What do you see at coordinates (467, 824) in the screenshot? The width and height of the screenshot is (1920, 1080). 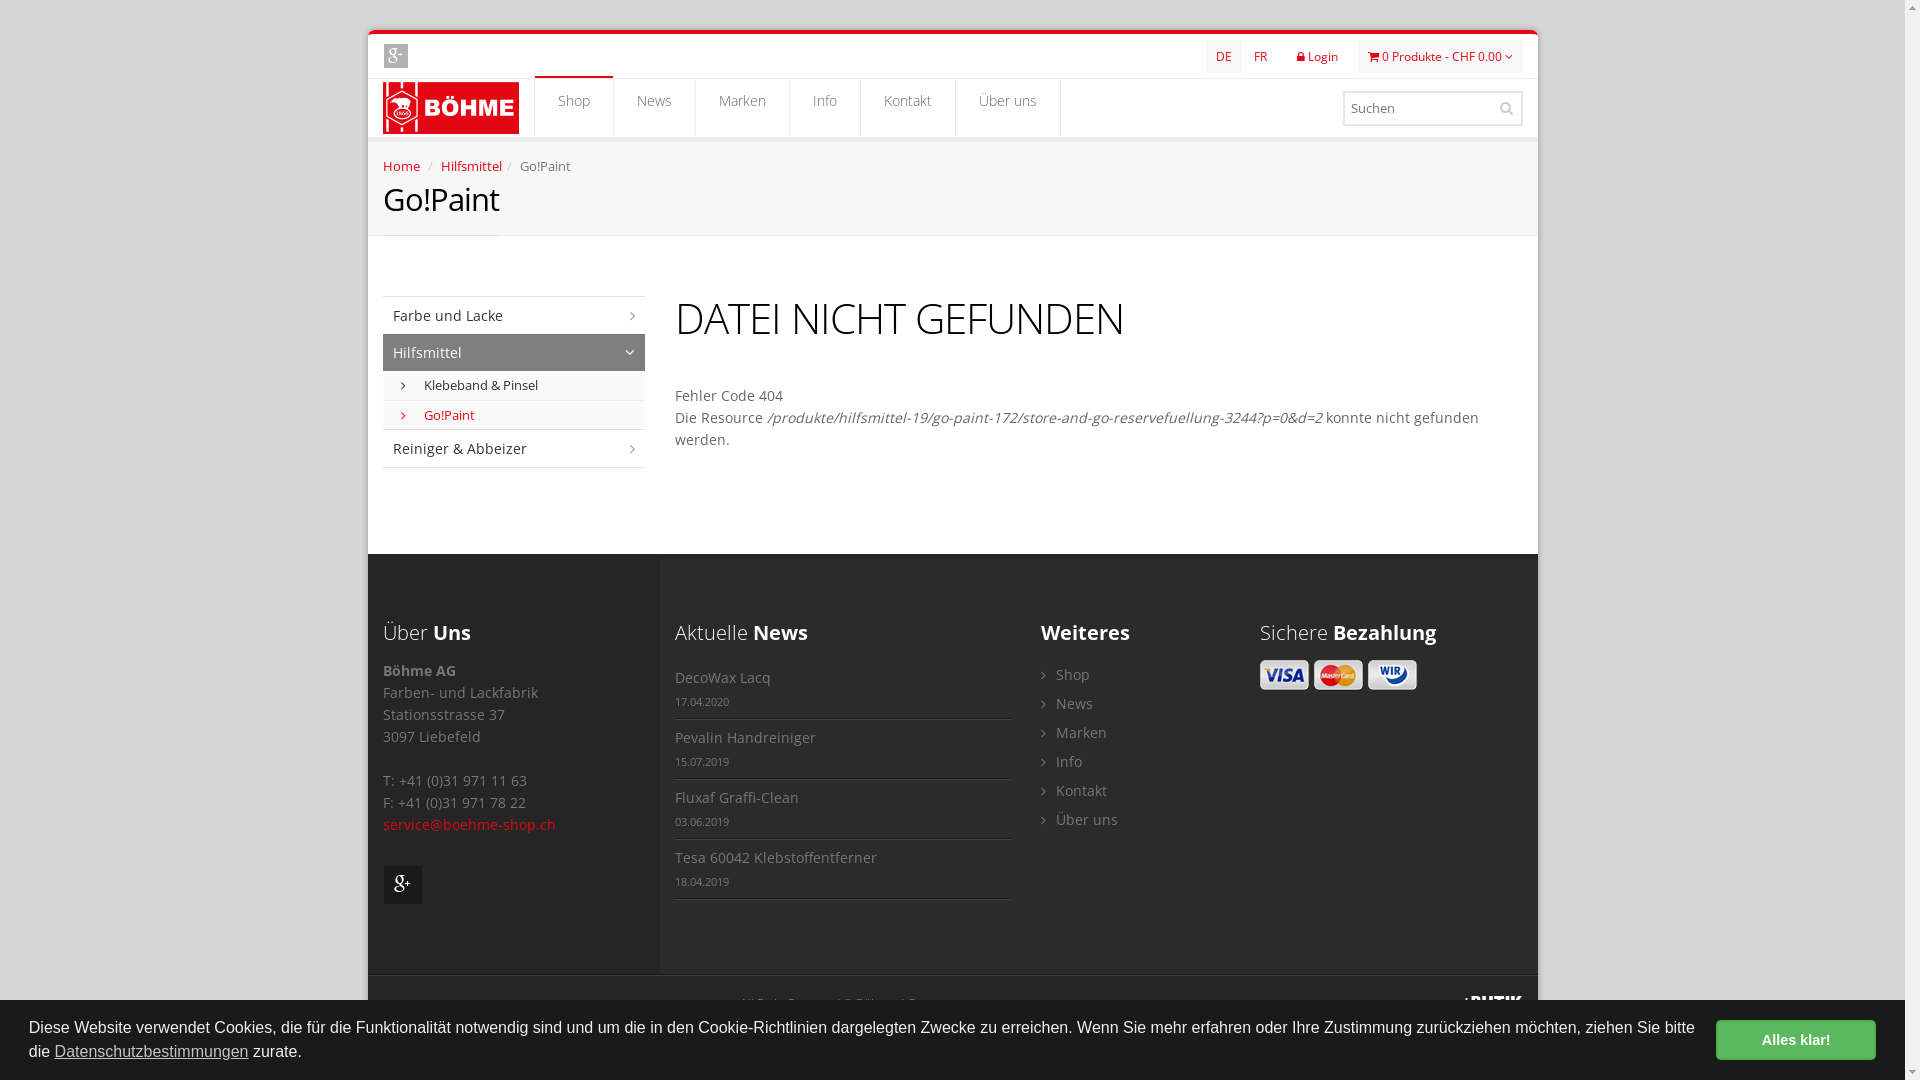 I see `'service@boehme-shop.ch'` at bounding box center [467, 824].